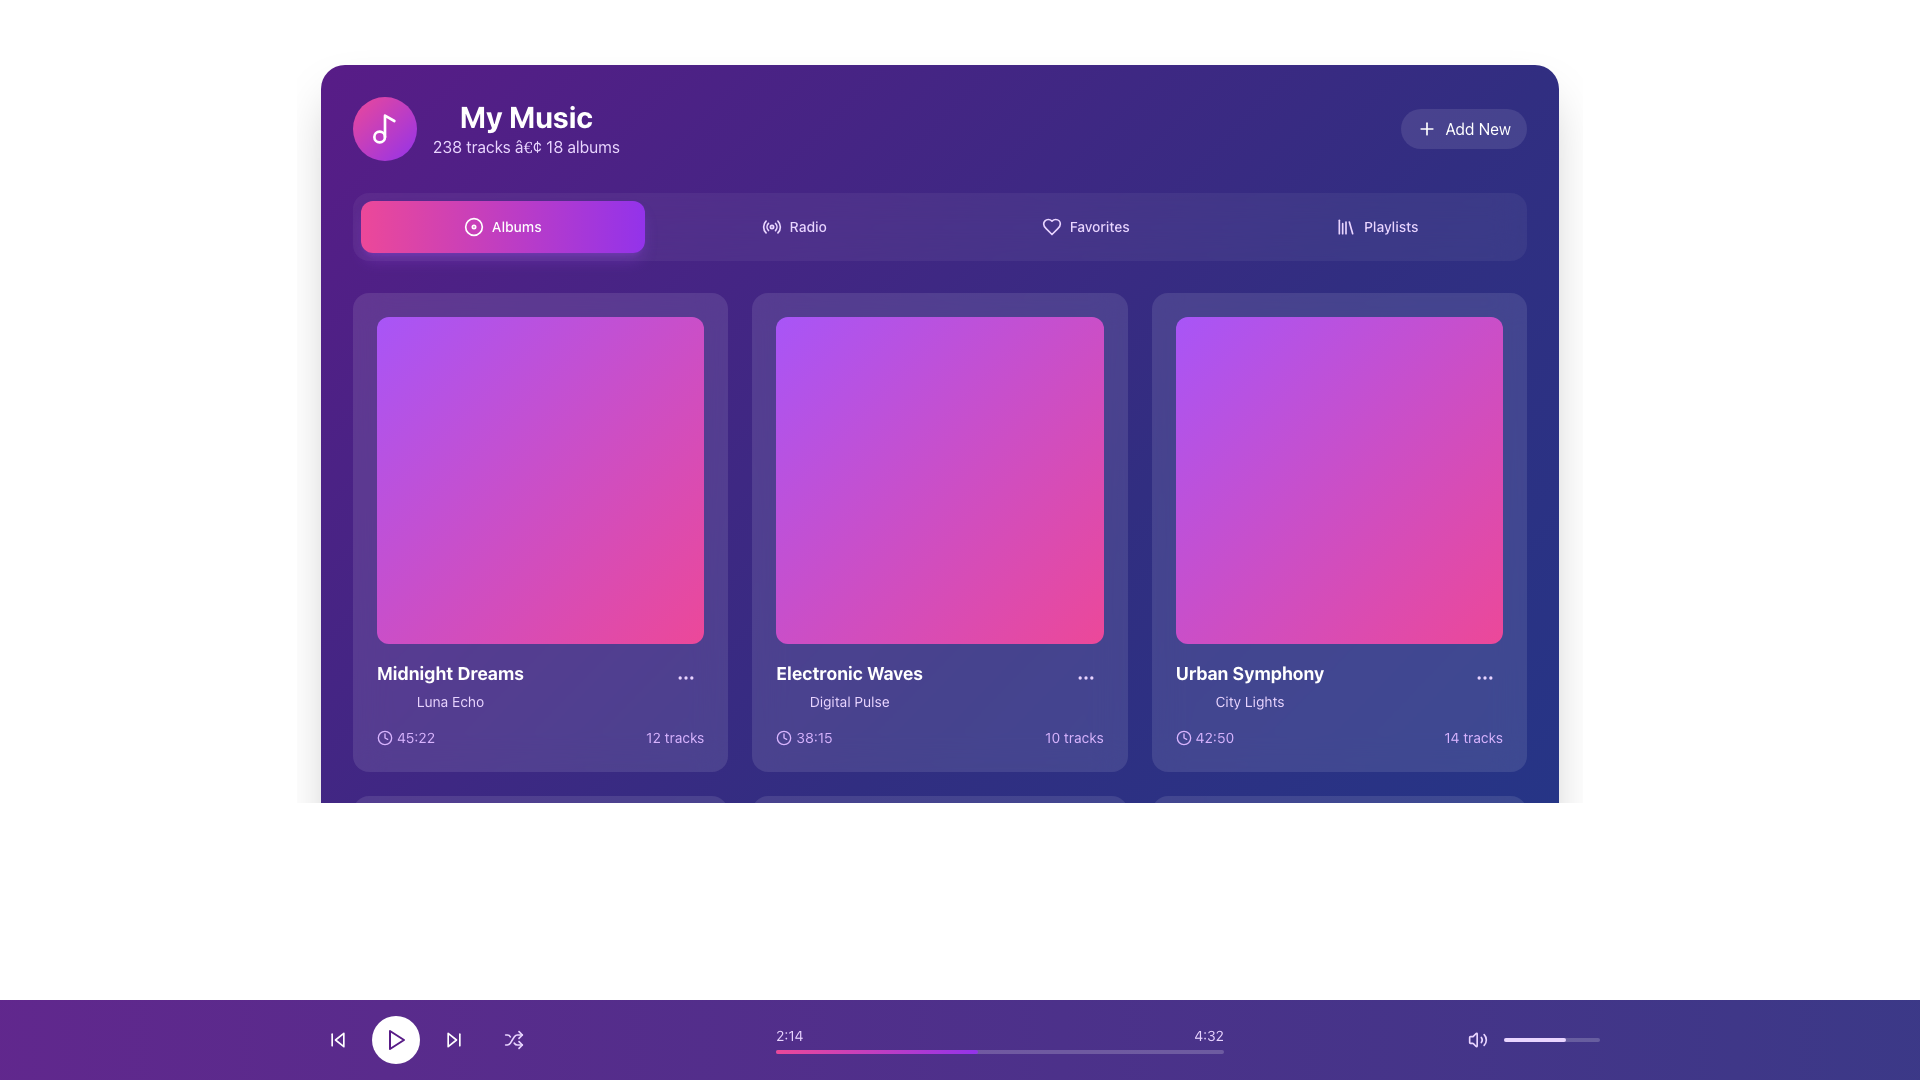 The image size is (1920, 1080). I want to click on the Interactive menu button marked by an ellipsis icon located at the bottom-right corner of the 'Midnight Dreams' album card, so click(686, 677).